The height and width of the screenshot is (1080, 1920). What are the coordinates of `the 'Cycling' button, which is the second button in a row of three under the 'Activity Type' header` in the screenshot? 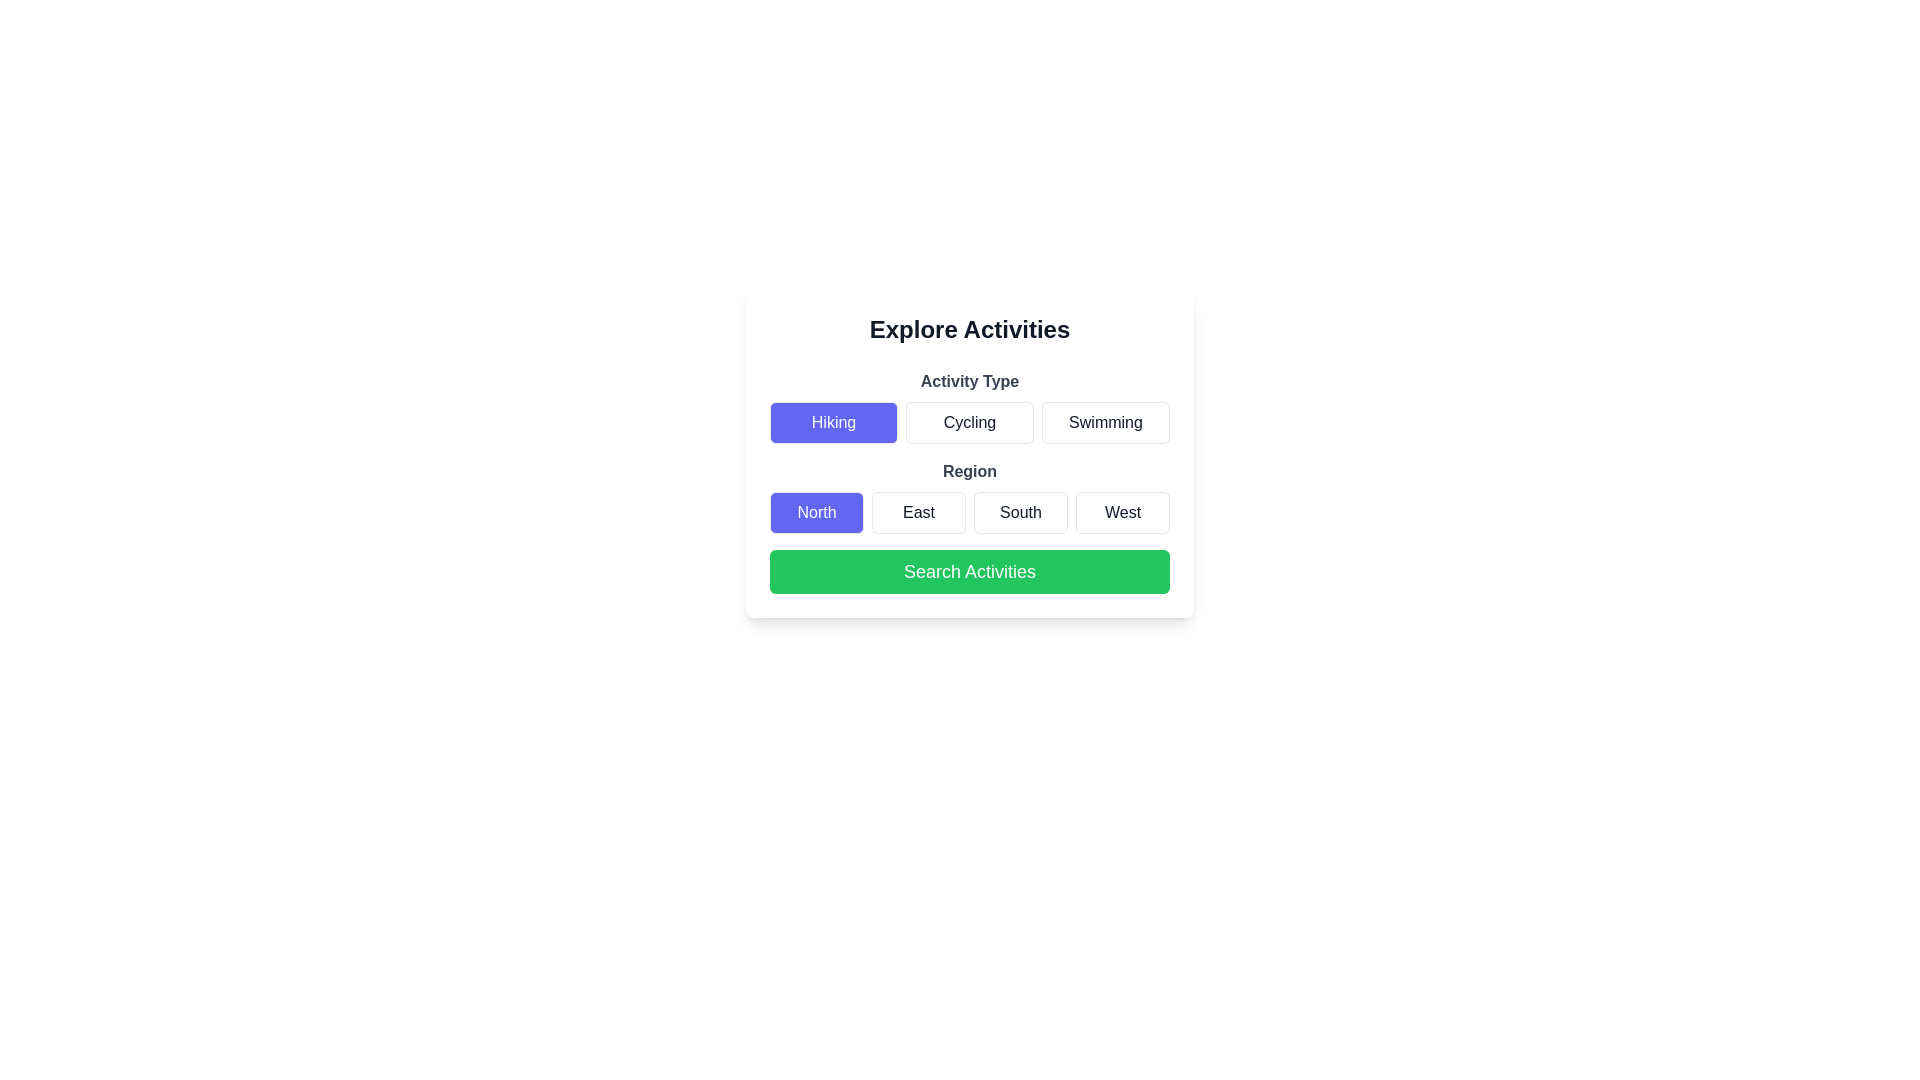 It's located at (969, 422).